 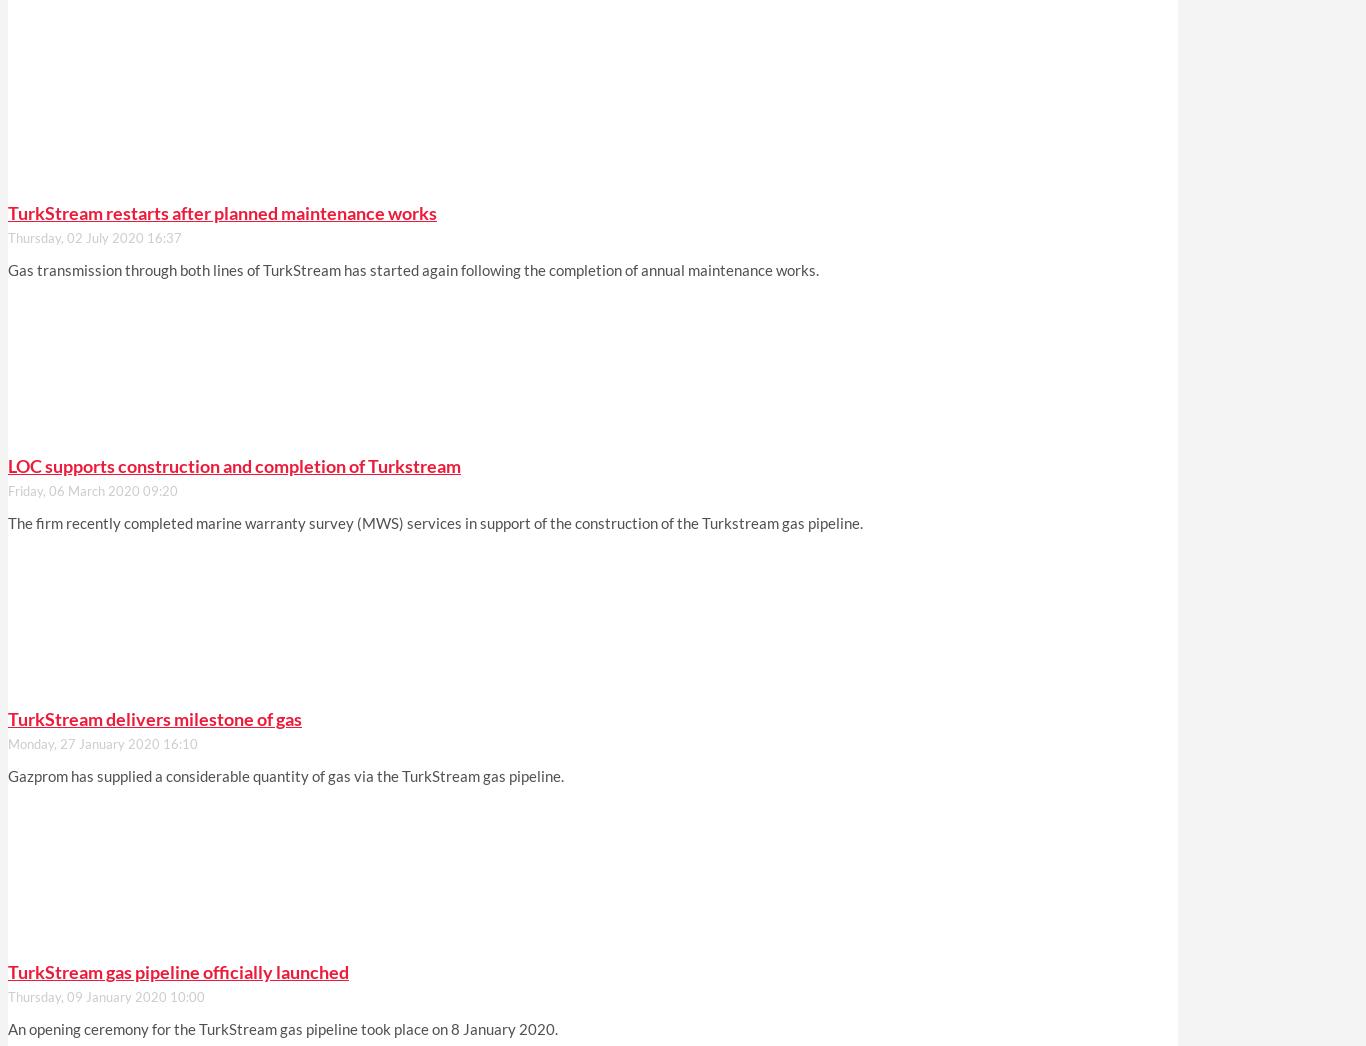 What do you see at coordinates (286, 775) in the screenshot?
I see `'Gazprom has supplied a considerable quantity of gas via the TurkStream gas pipeline.'` at bounding box center [286, 775].